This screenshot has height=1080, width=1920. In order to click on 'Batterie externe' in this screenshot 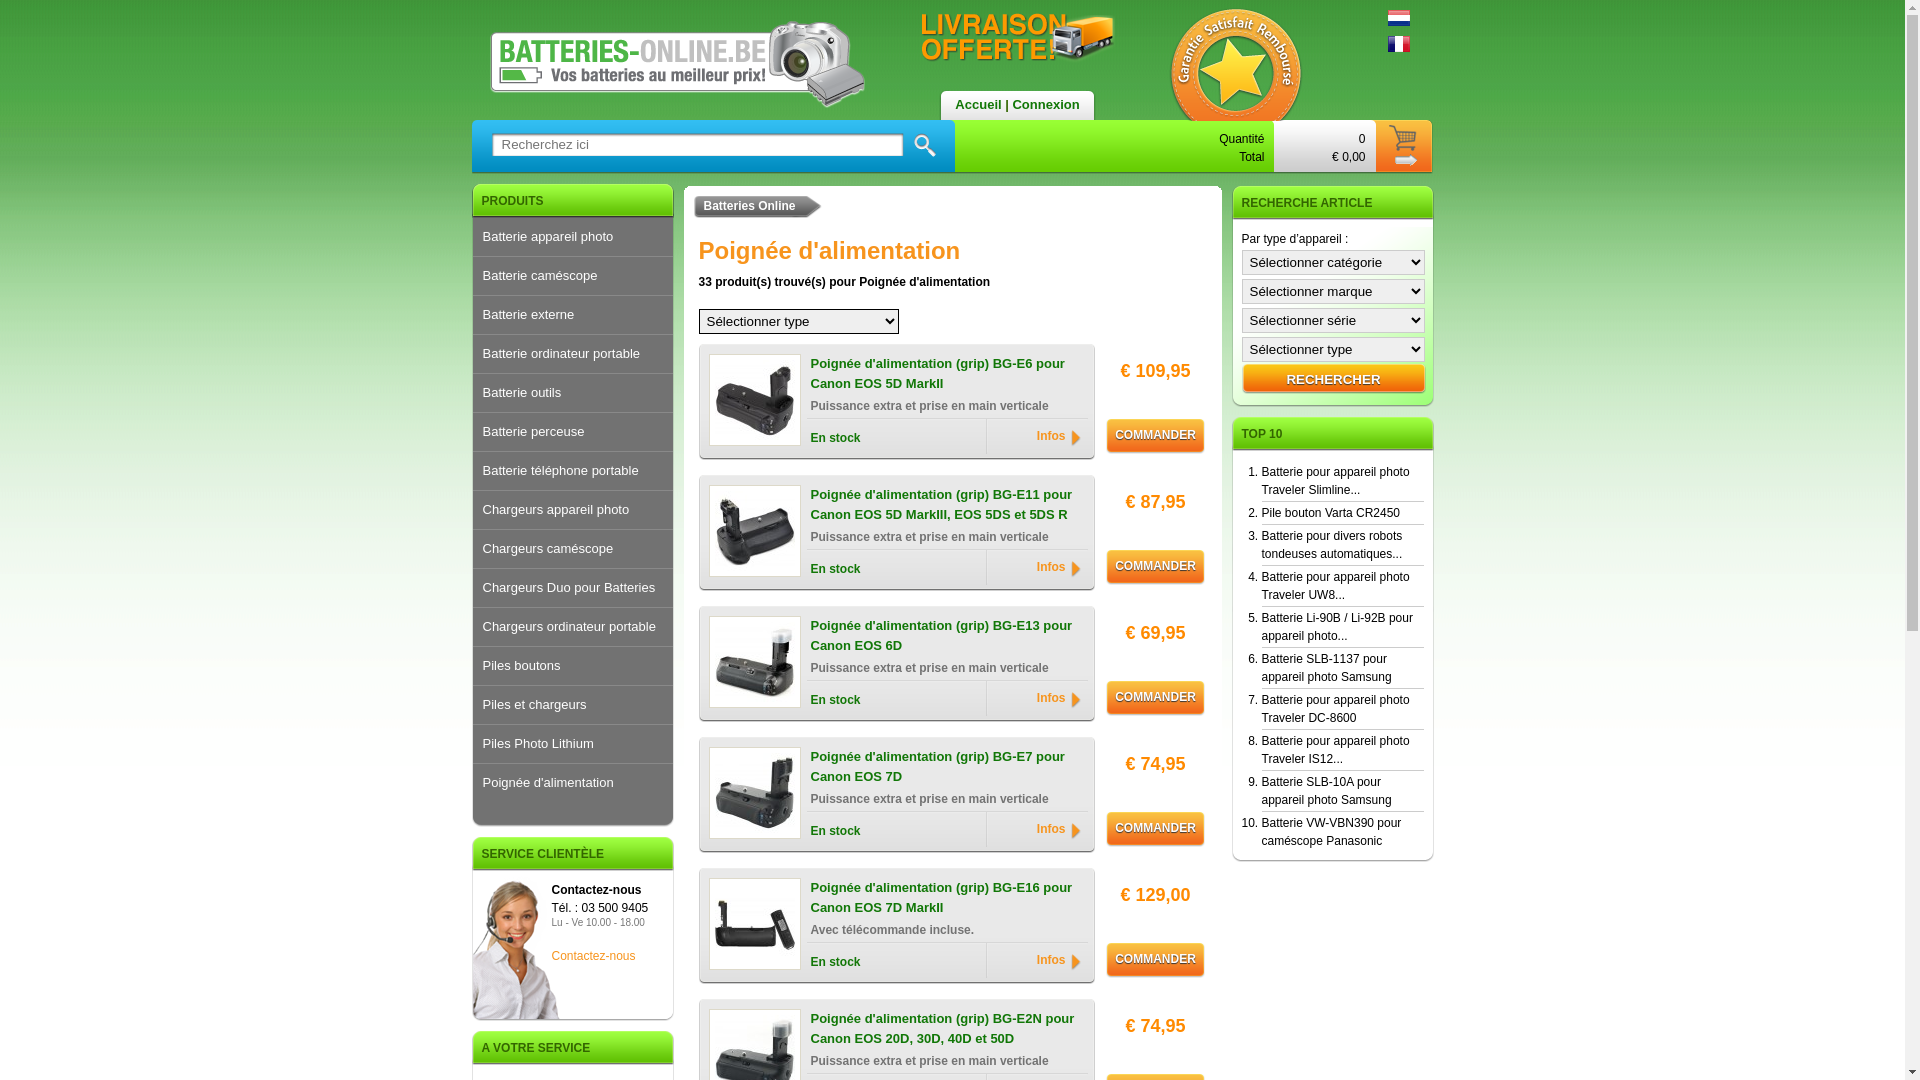, I will do `click(570, 315)`.